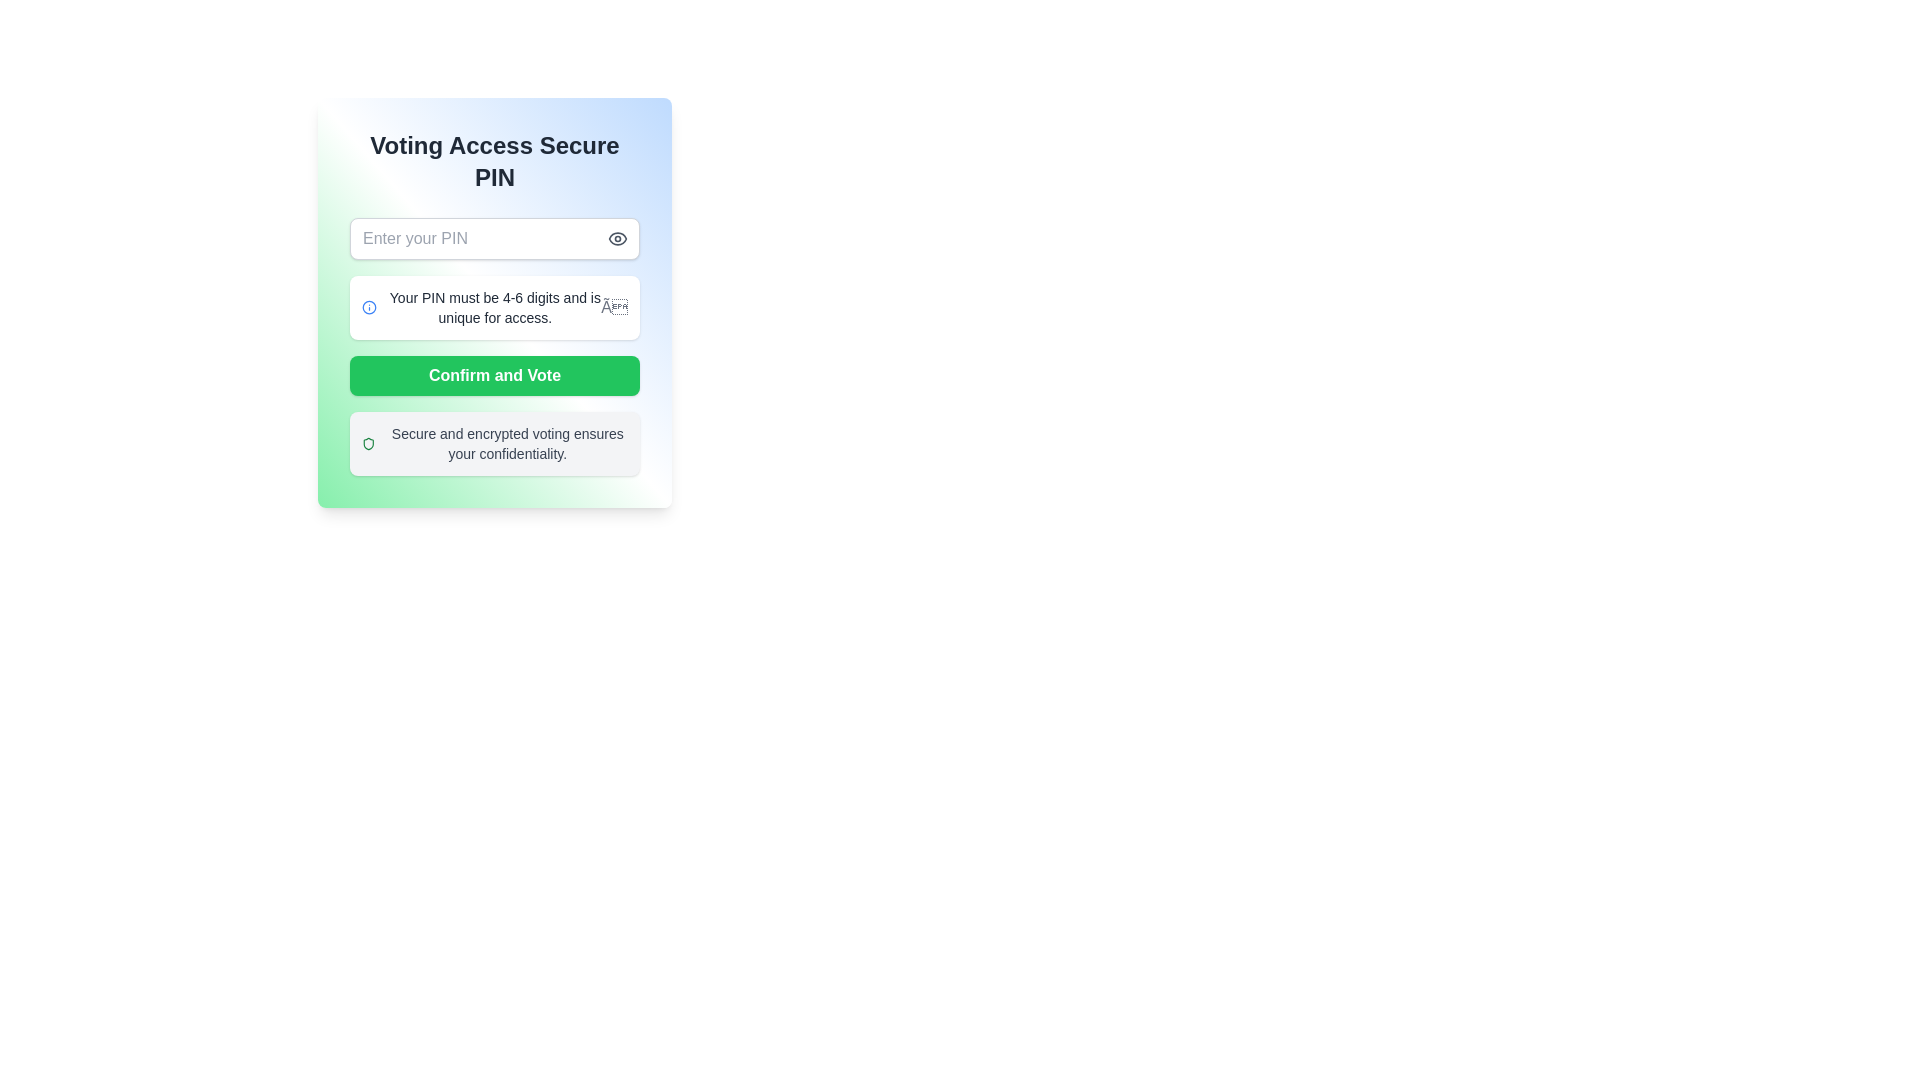  Describe the element at coordinates (494, 308) in the screenshot. I see `informative text from the Notification banner, which has a white background, rounded corners, and contains a descriptive message in gray text` at that location.